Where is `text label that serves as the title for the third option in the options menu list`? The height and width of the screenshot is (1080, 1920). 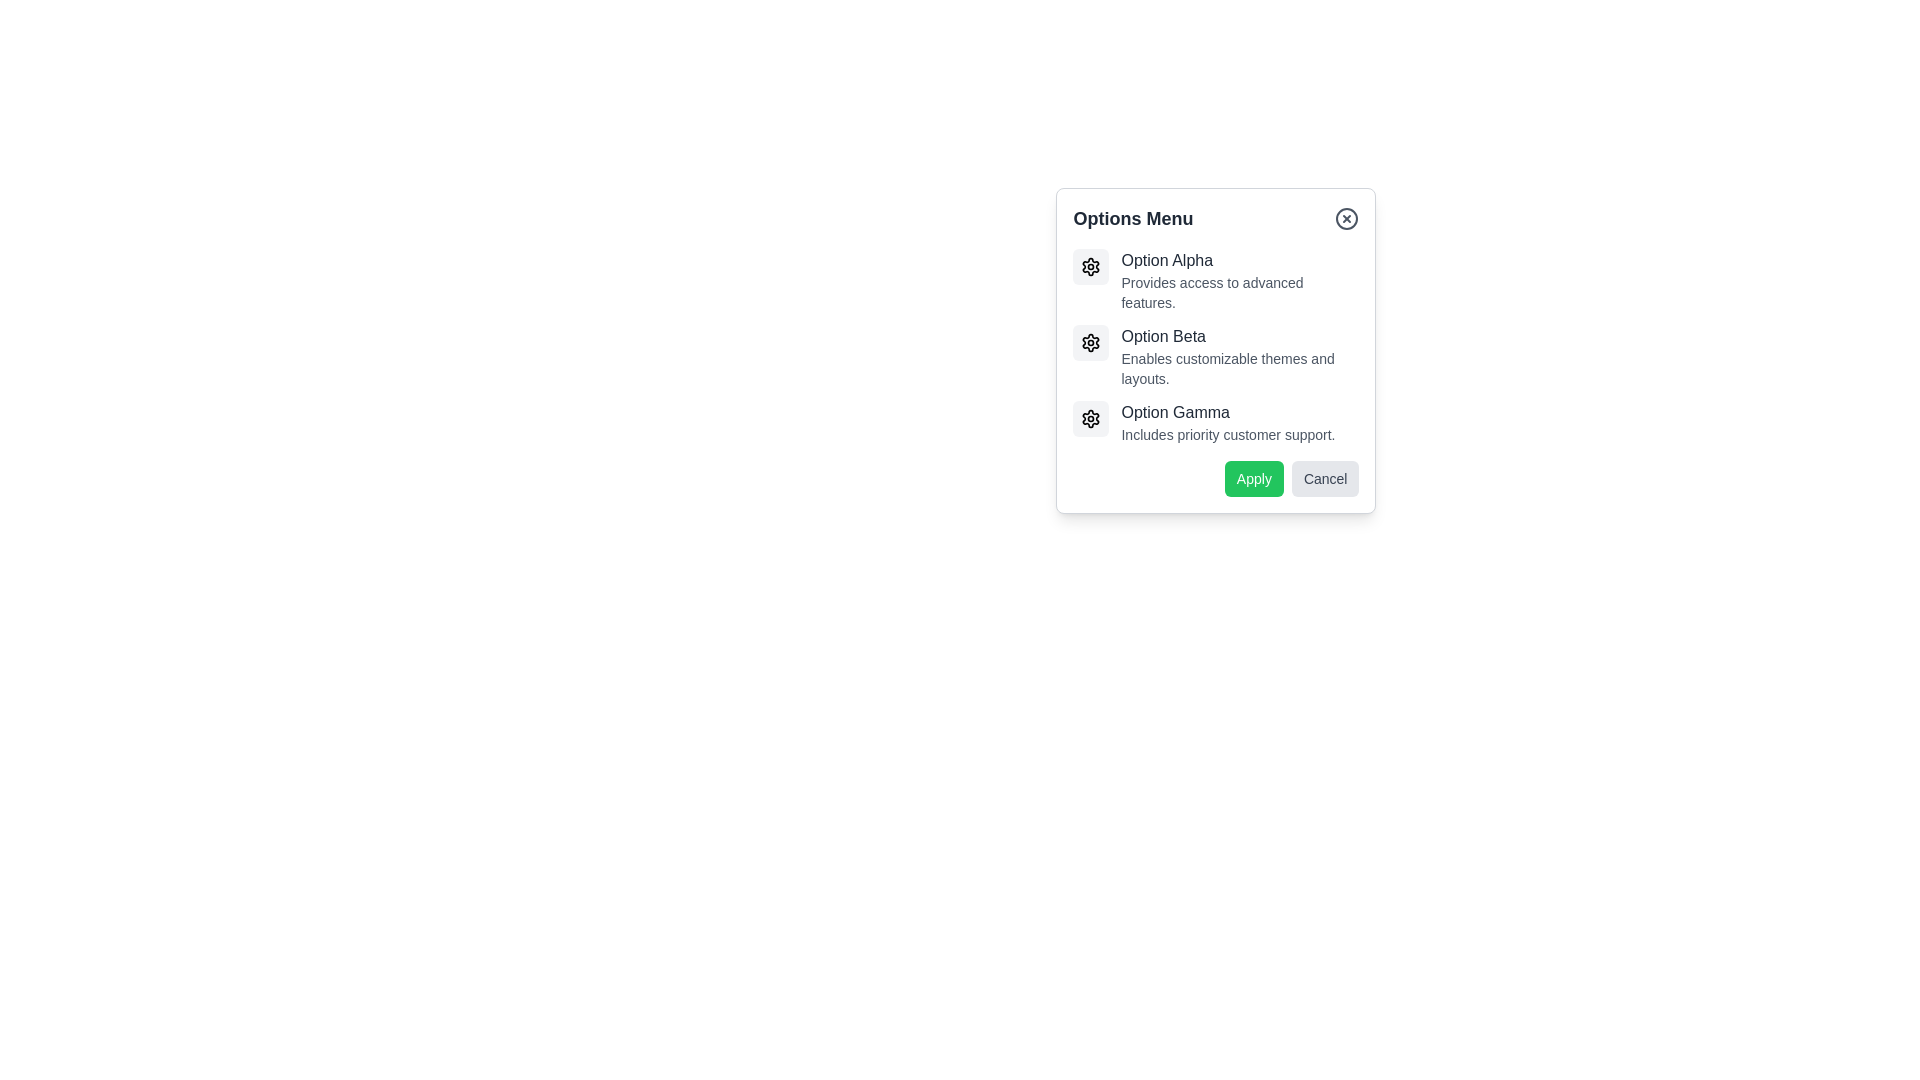 text label that serves as the title for the third option in the options menu list is located at coordinates (1227, 411).